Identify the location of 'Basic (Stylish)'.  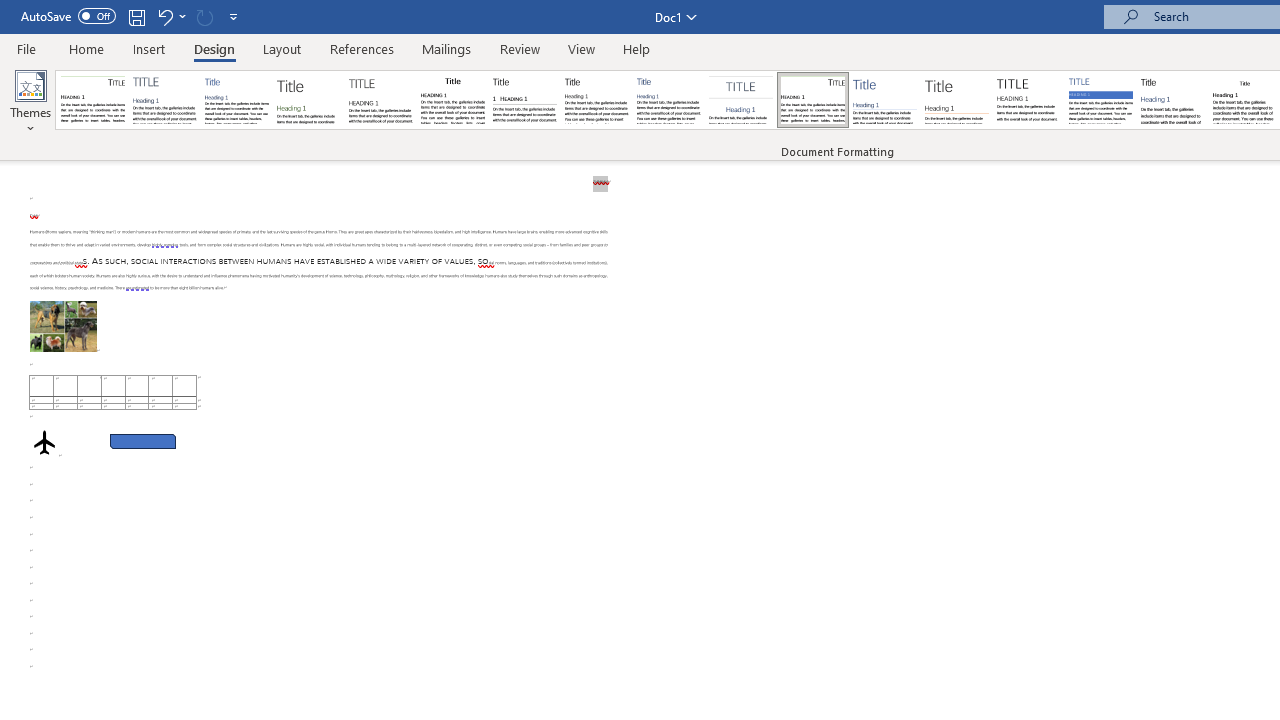
(308, 100).